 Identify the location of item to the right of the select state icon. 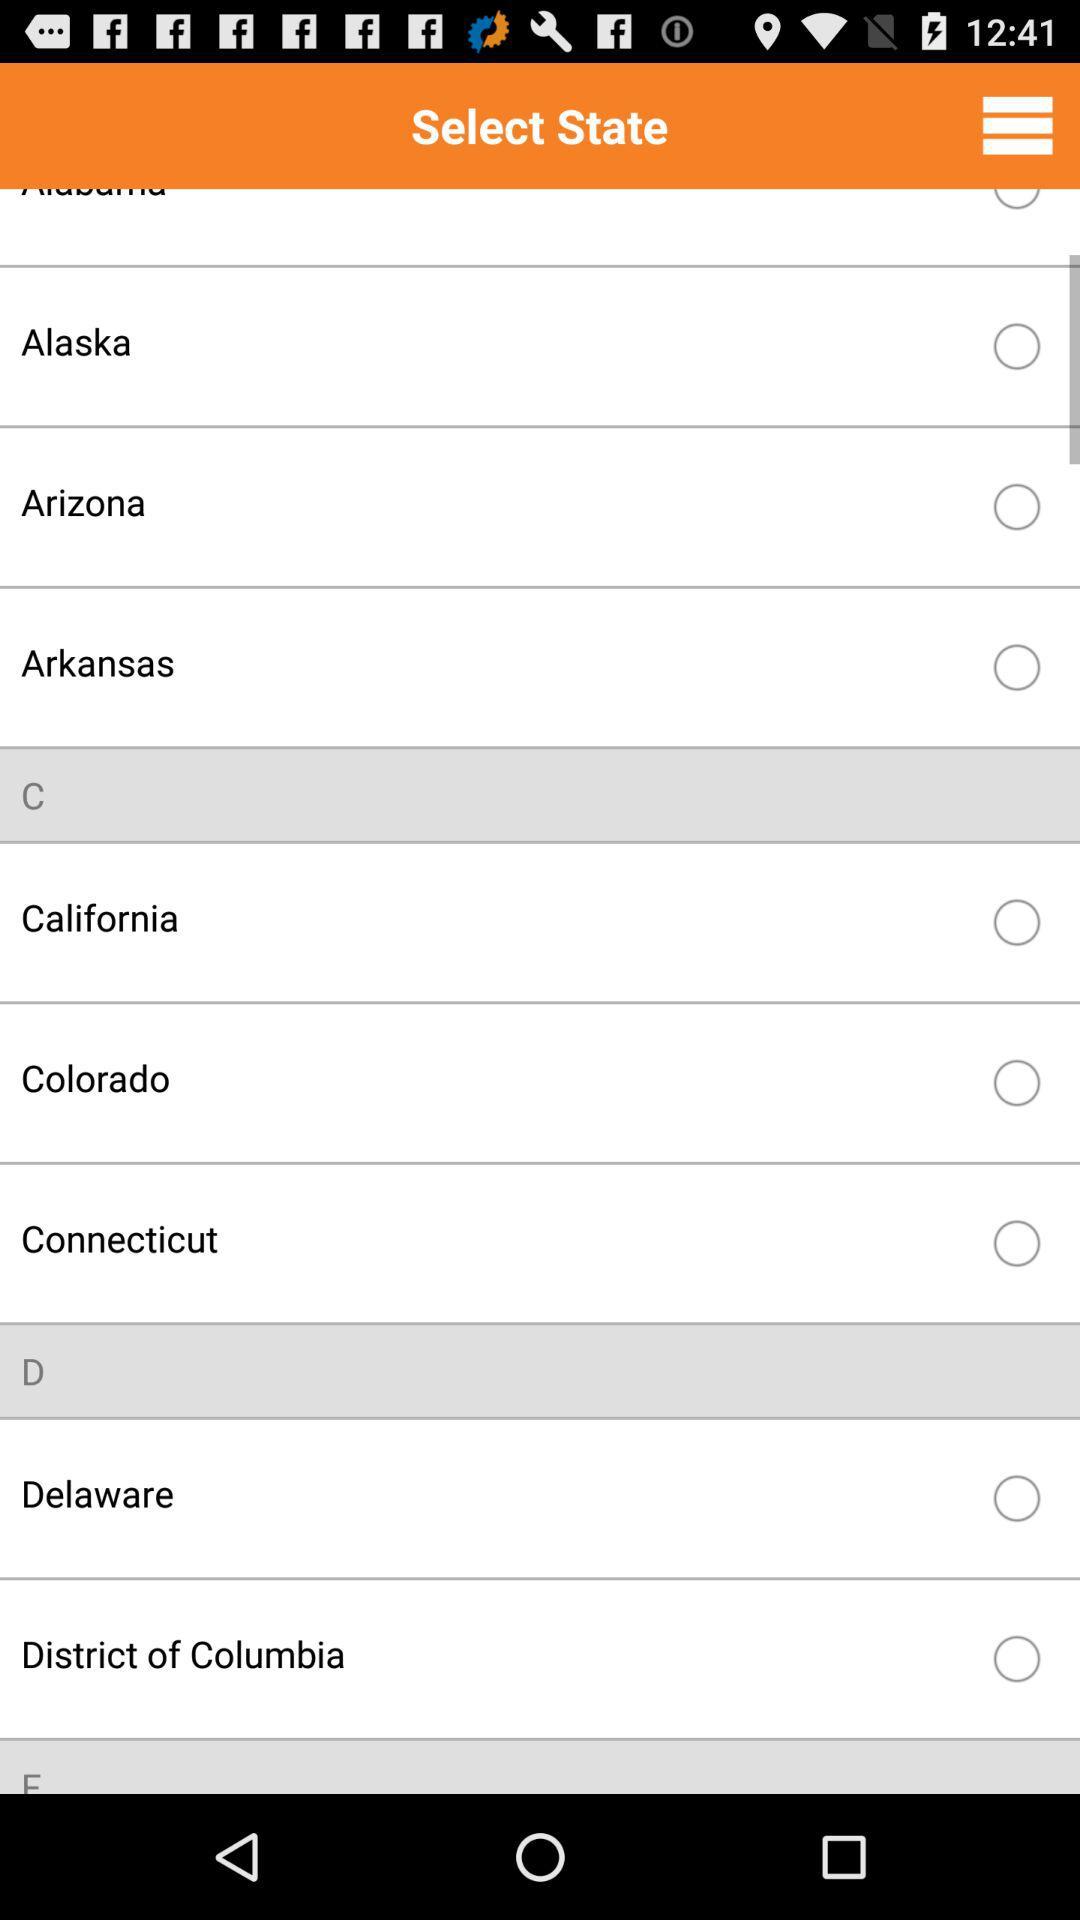
(1017, 124).